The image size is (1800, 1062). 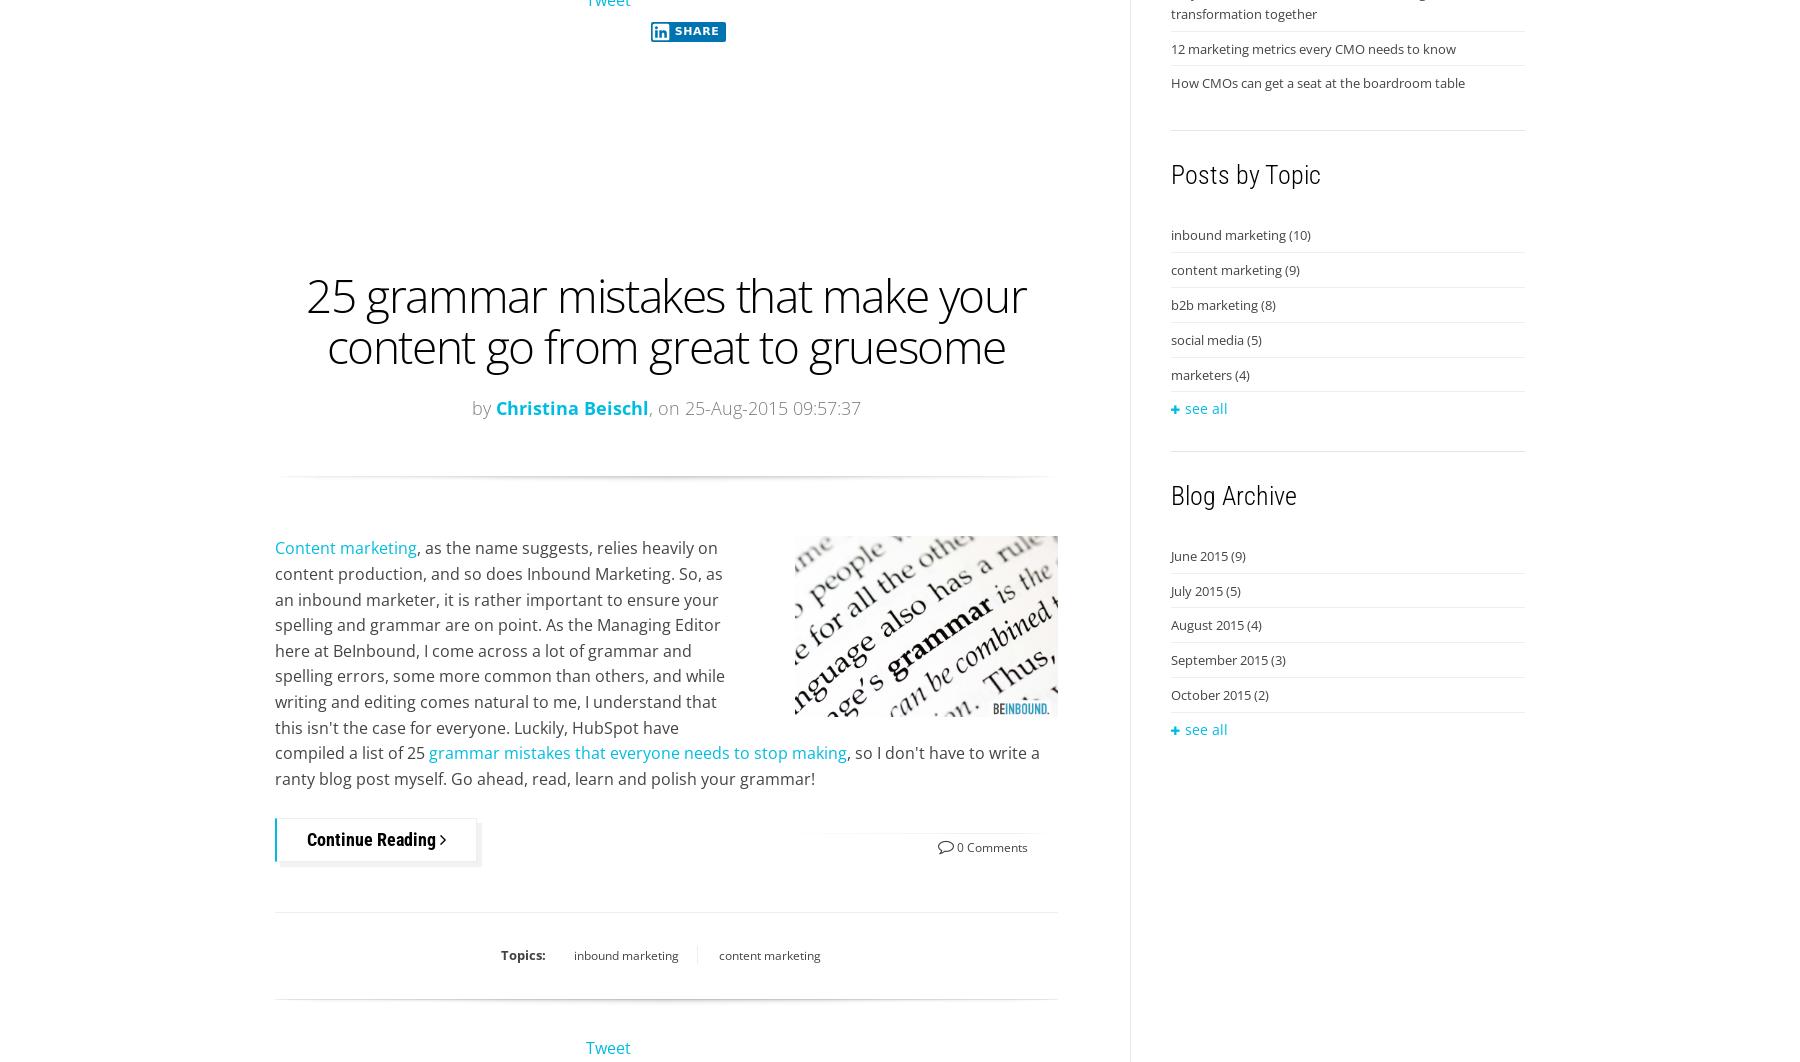 I want to click on 'Continue Reading', so click(x=373, y=838).